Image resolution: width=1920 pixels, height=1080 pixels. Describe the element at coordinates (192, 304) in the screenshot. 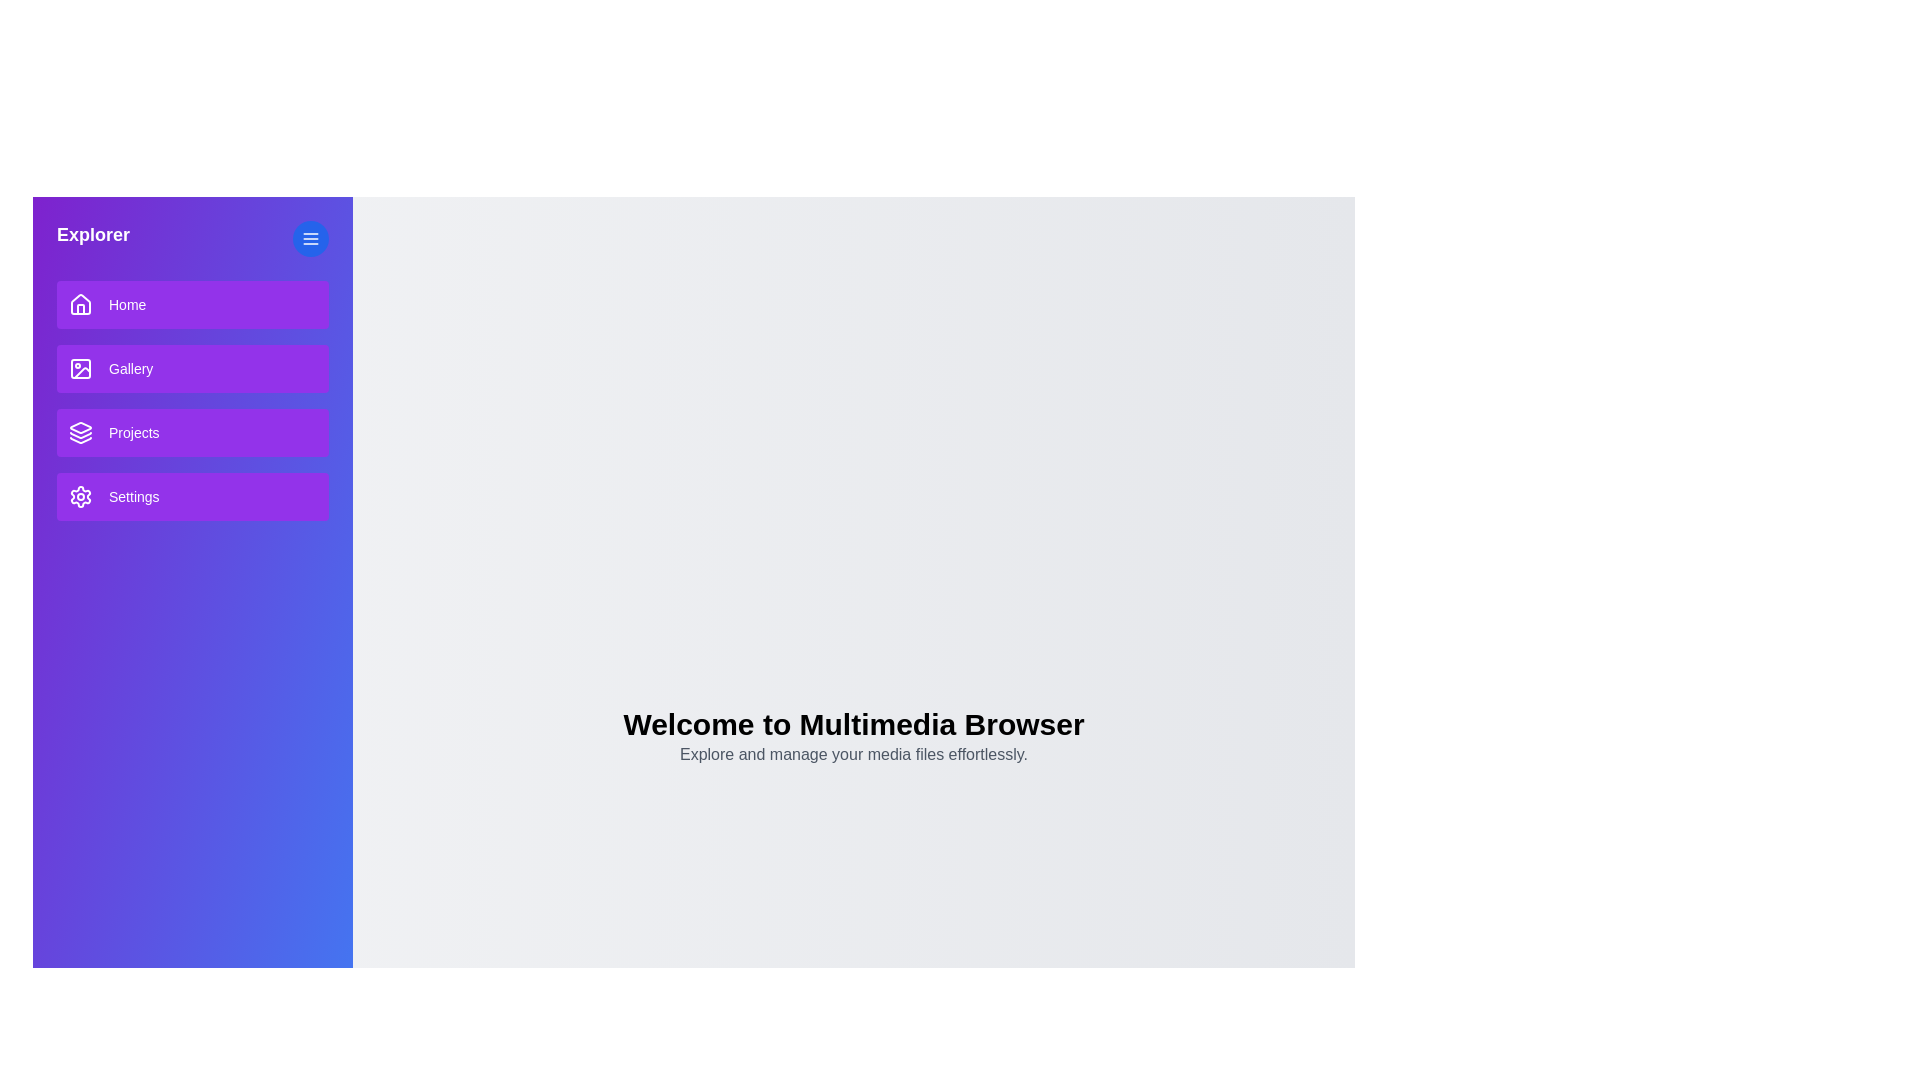

I see `the 'Home' button to navigate to the 'Home' section` at that location.